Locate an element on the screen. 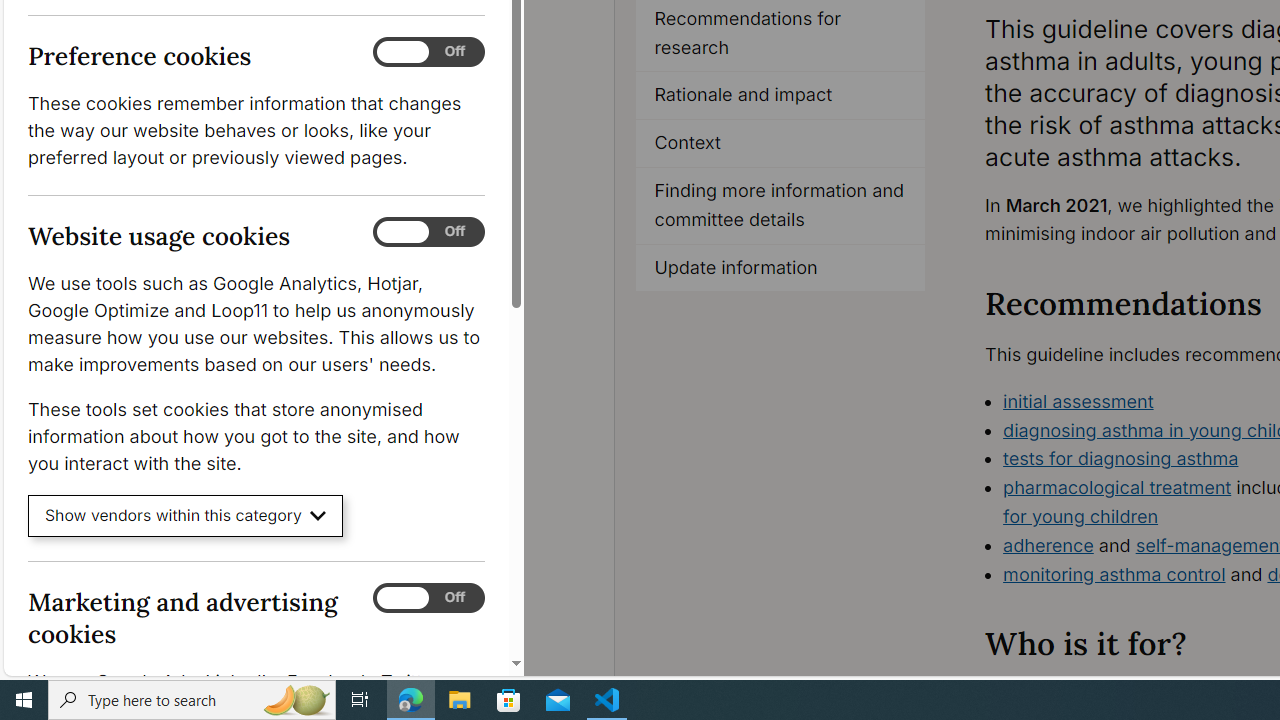 The width and height of the screenshot is (1280, 720). 'Update information' is located at coordinates (779, 267).